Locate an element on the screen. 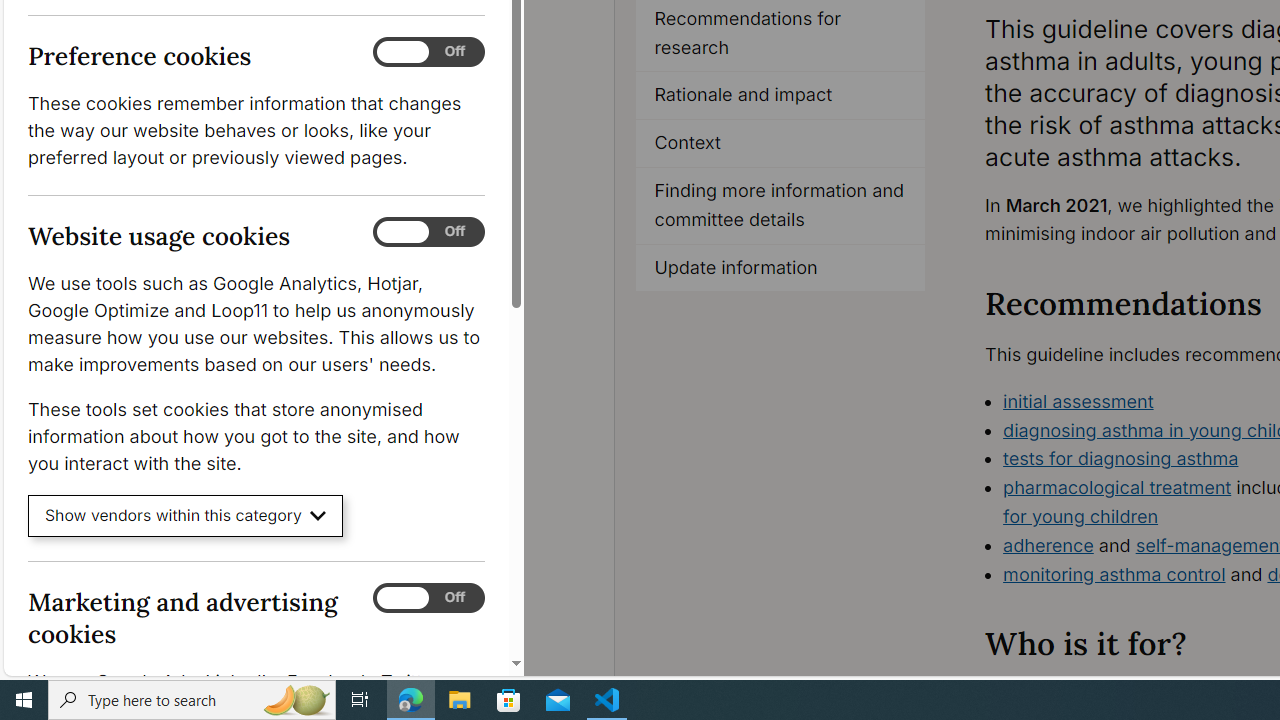 The width and height of the screenshot is (1280, 720). 'Update information' is located at coordinates (779, 267).